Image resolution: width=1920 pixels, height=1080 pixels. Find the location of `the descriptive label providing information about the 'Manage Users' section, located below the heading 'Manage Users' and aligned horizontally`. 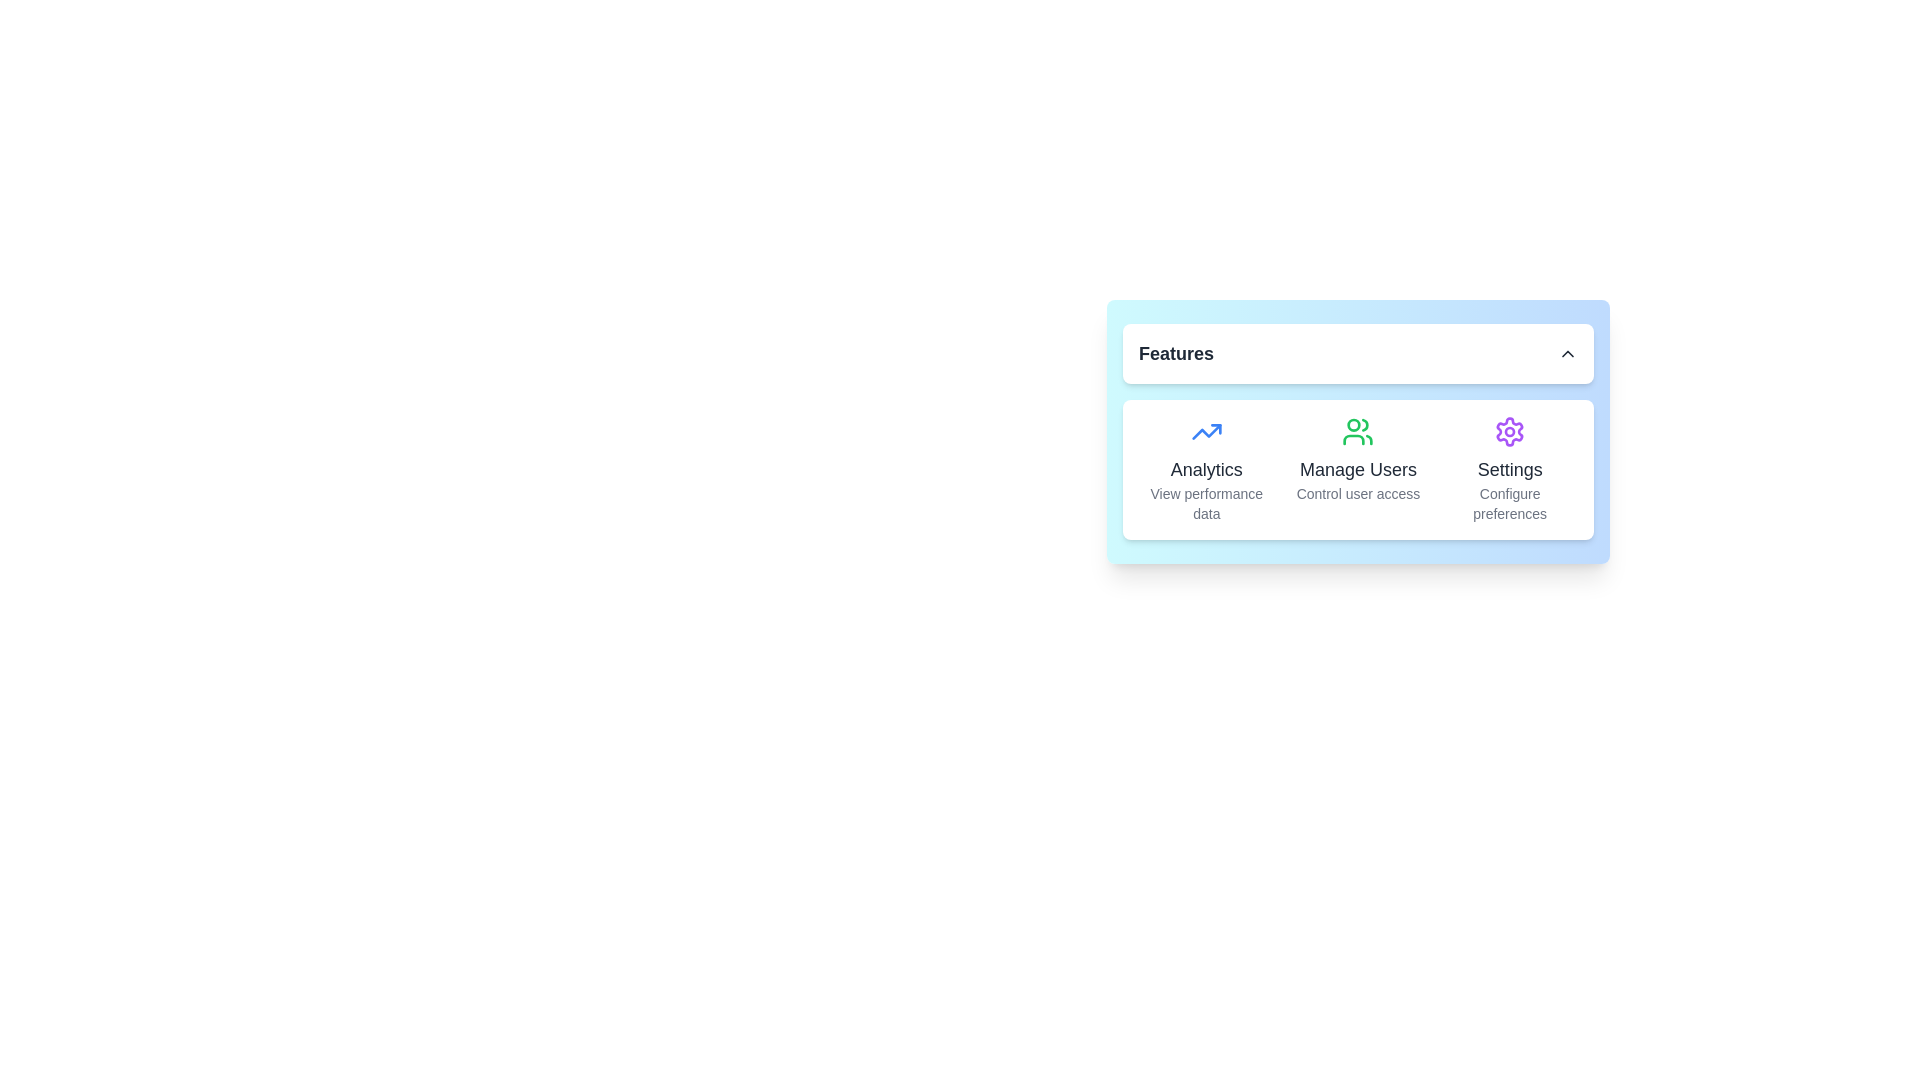

the descriptive label providing information about the 'Manage Users' section, located below the heading 'Manage Users' and aligned horizontally is located at coordinates (1358, 493).